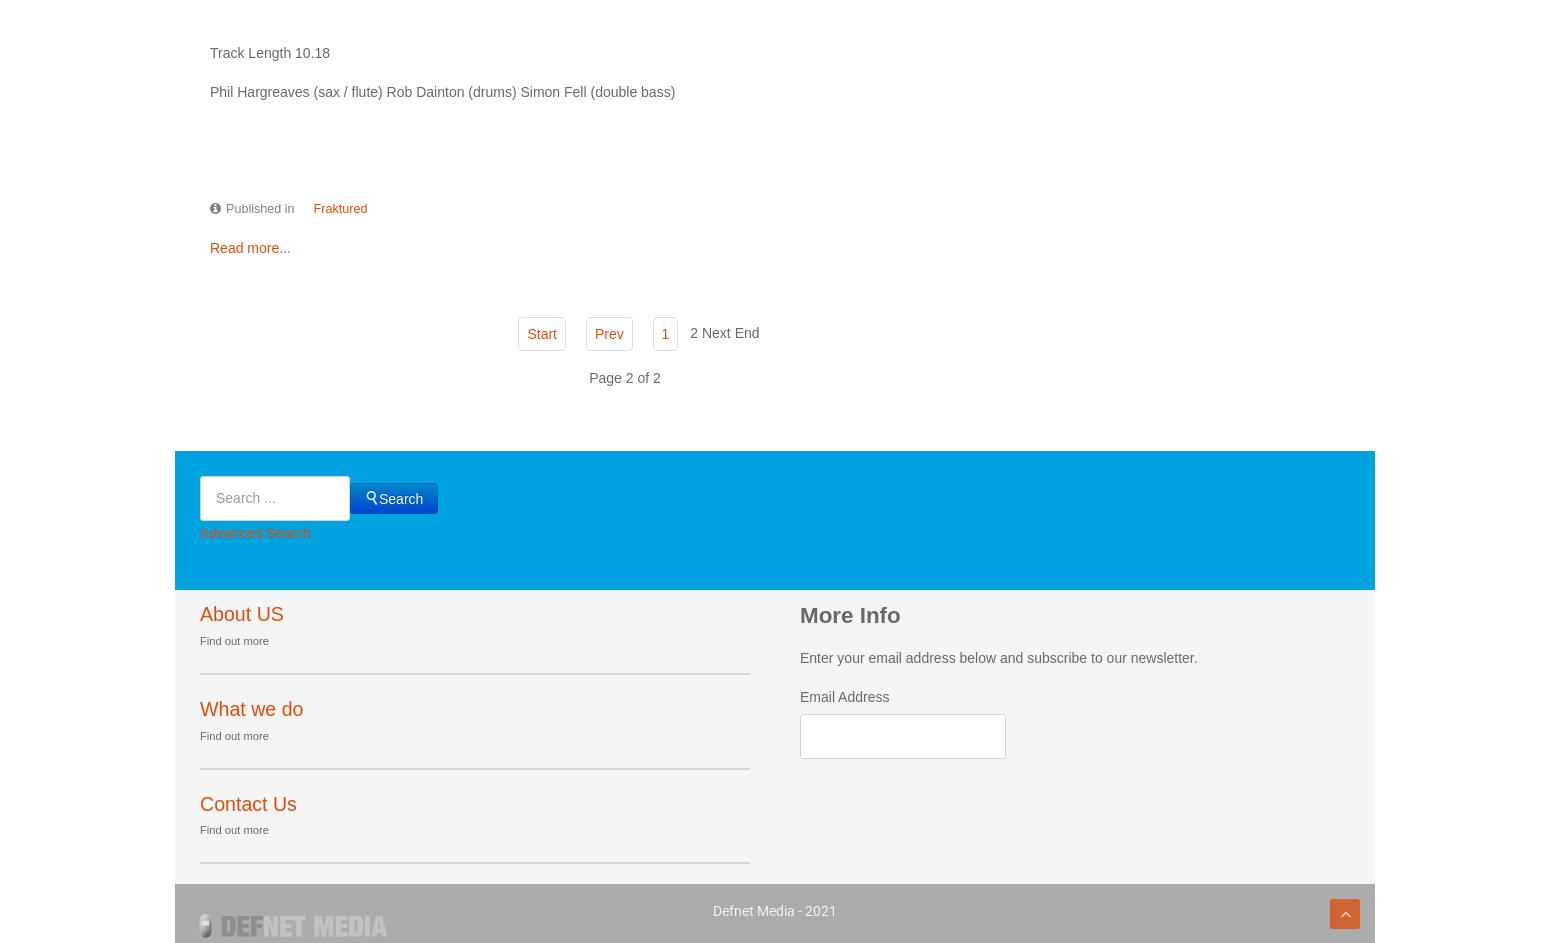 Image resolution: width=1550 pixels, height=943 pixels. Describe the element at coordinates (400, 496) in the screenshot. I see `'Search'` at that location.